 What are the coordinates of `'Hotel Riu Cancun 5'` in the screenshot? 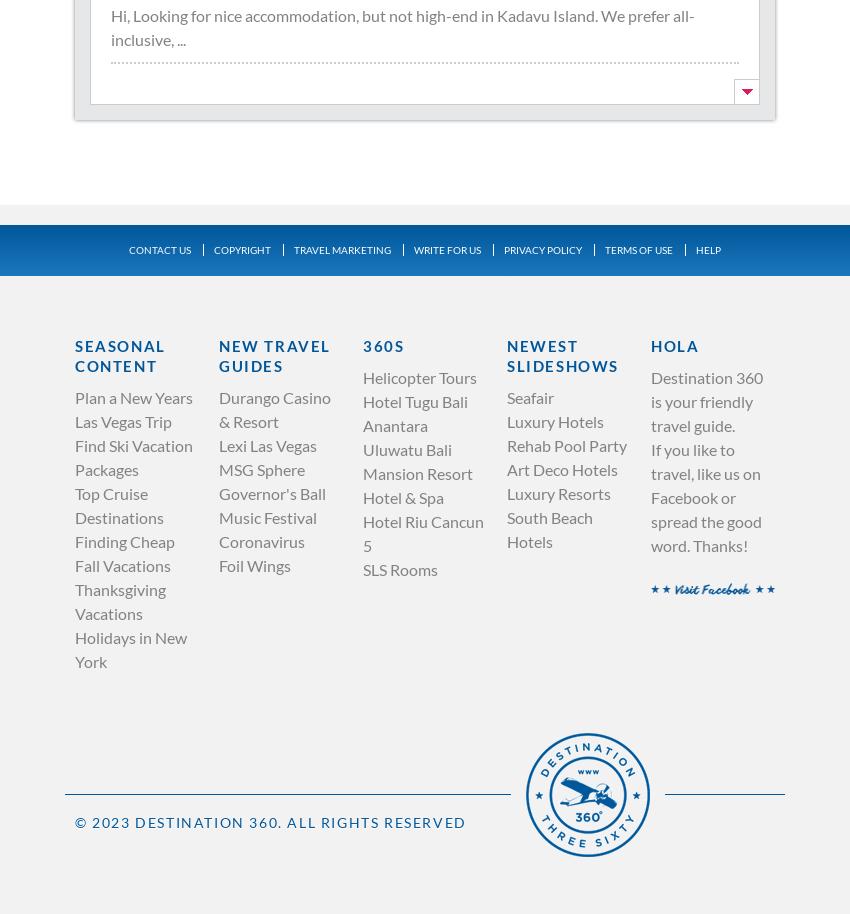 It's located at (423, 531).